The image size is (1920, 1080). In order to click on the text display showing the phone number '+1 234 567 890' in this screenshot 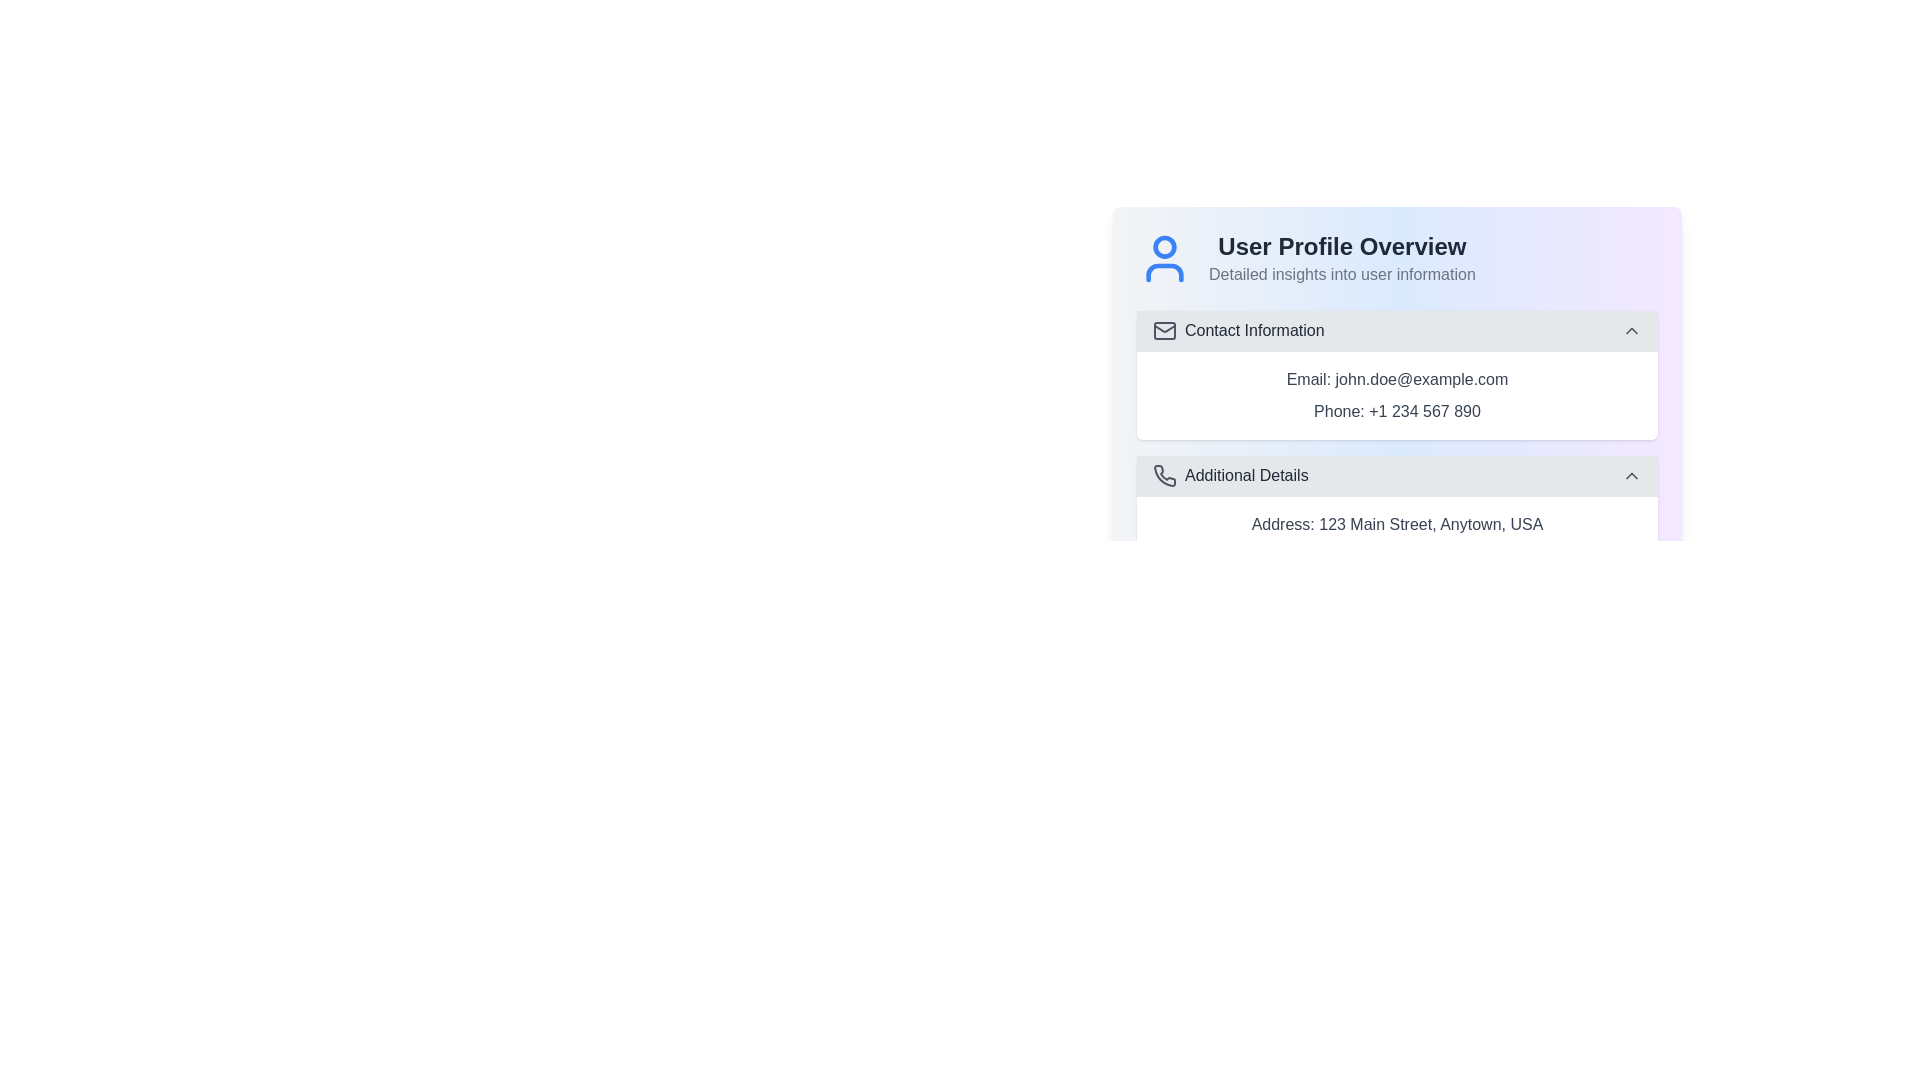, I will do `click(1396, 411)`.